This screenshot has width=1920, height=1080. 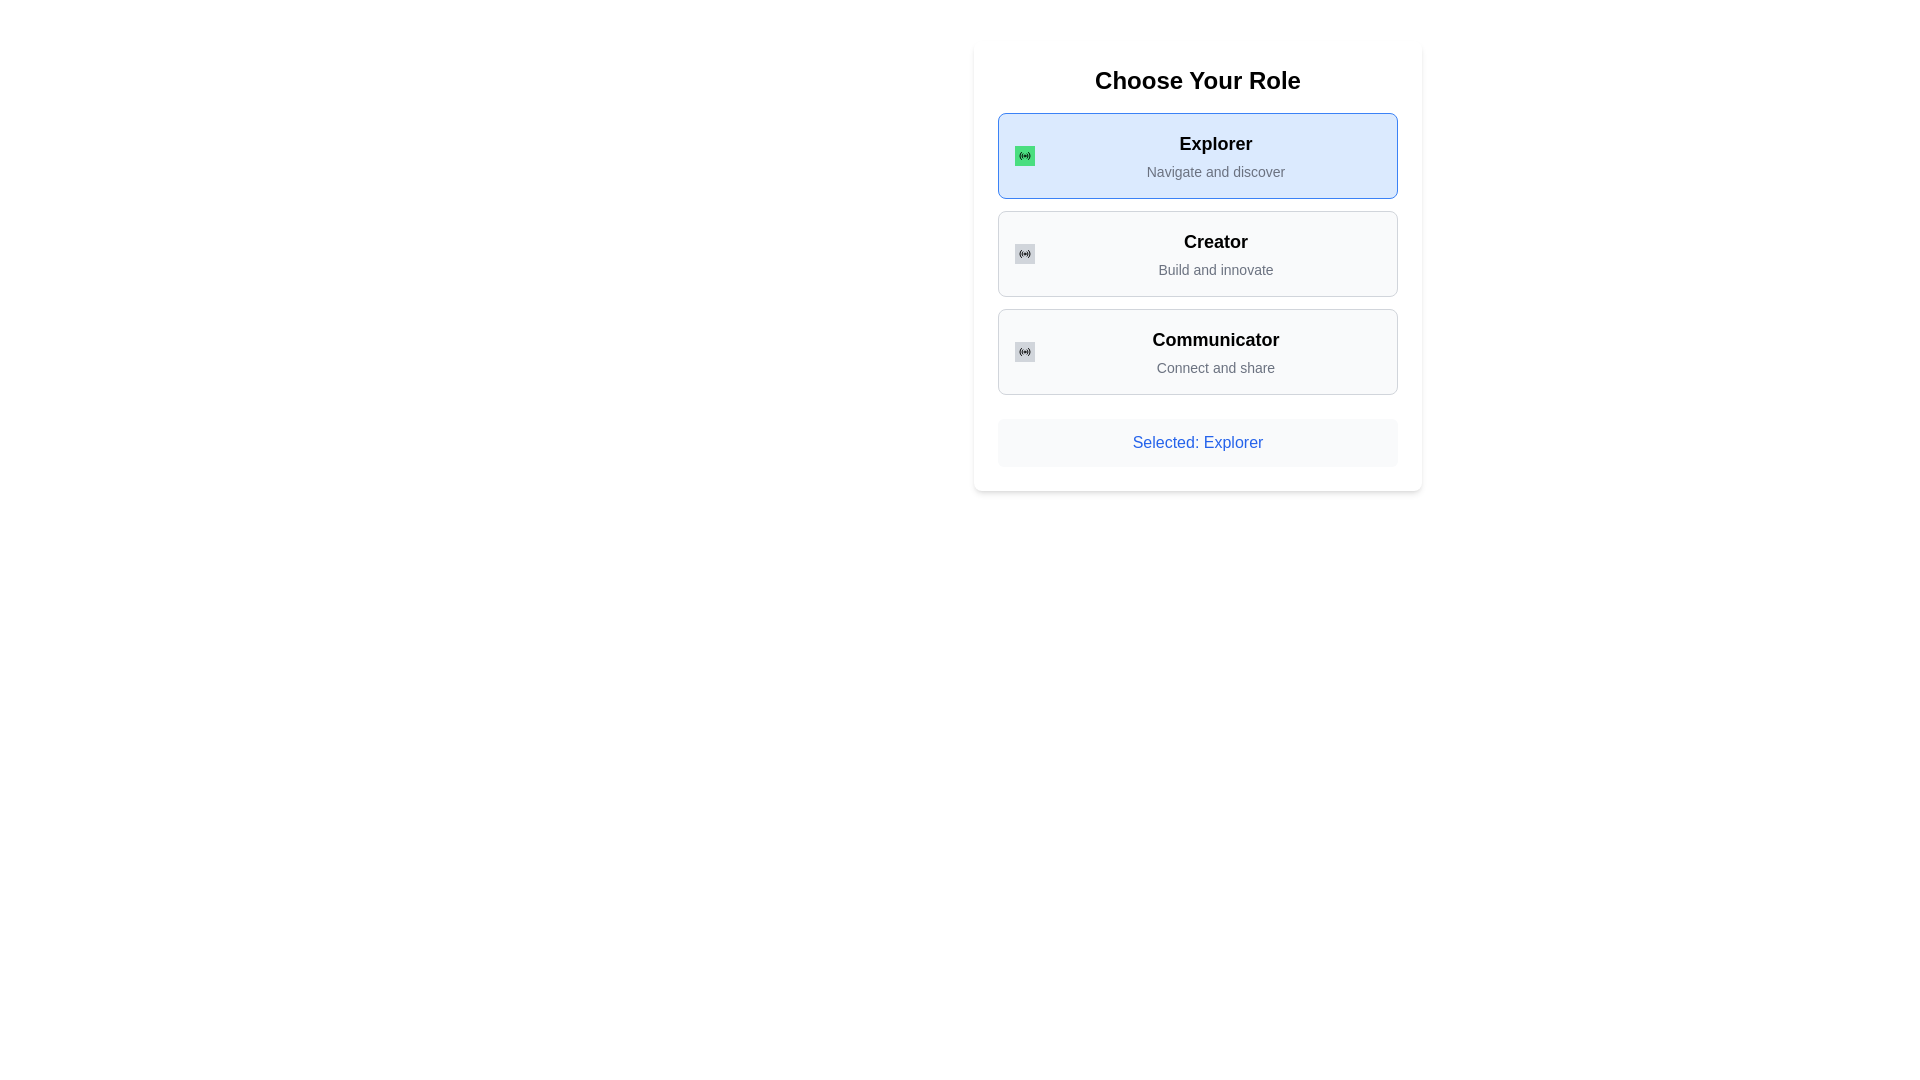 I want to click on the circular icon located to the left of the 'Explorer' text within the highlighted selection card, so click(x=1025, y=154).